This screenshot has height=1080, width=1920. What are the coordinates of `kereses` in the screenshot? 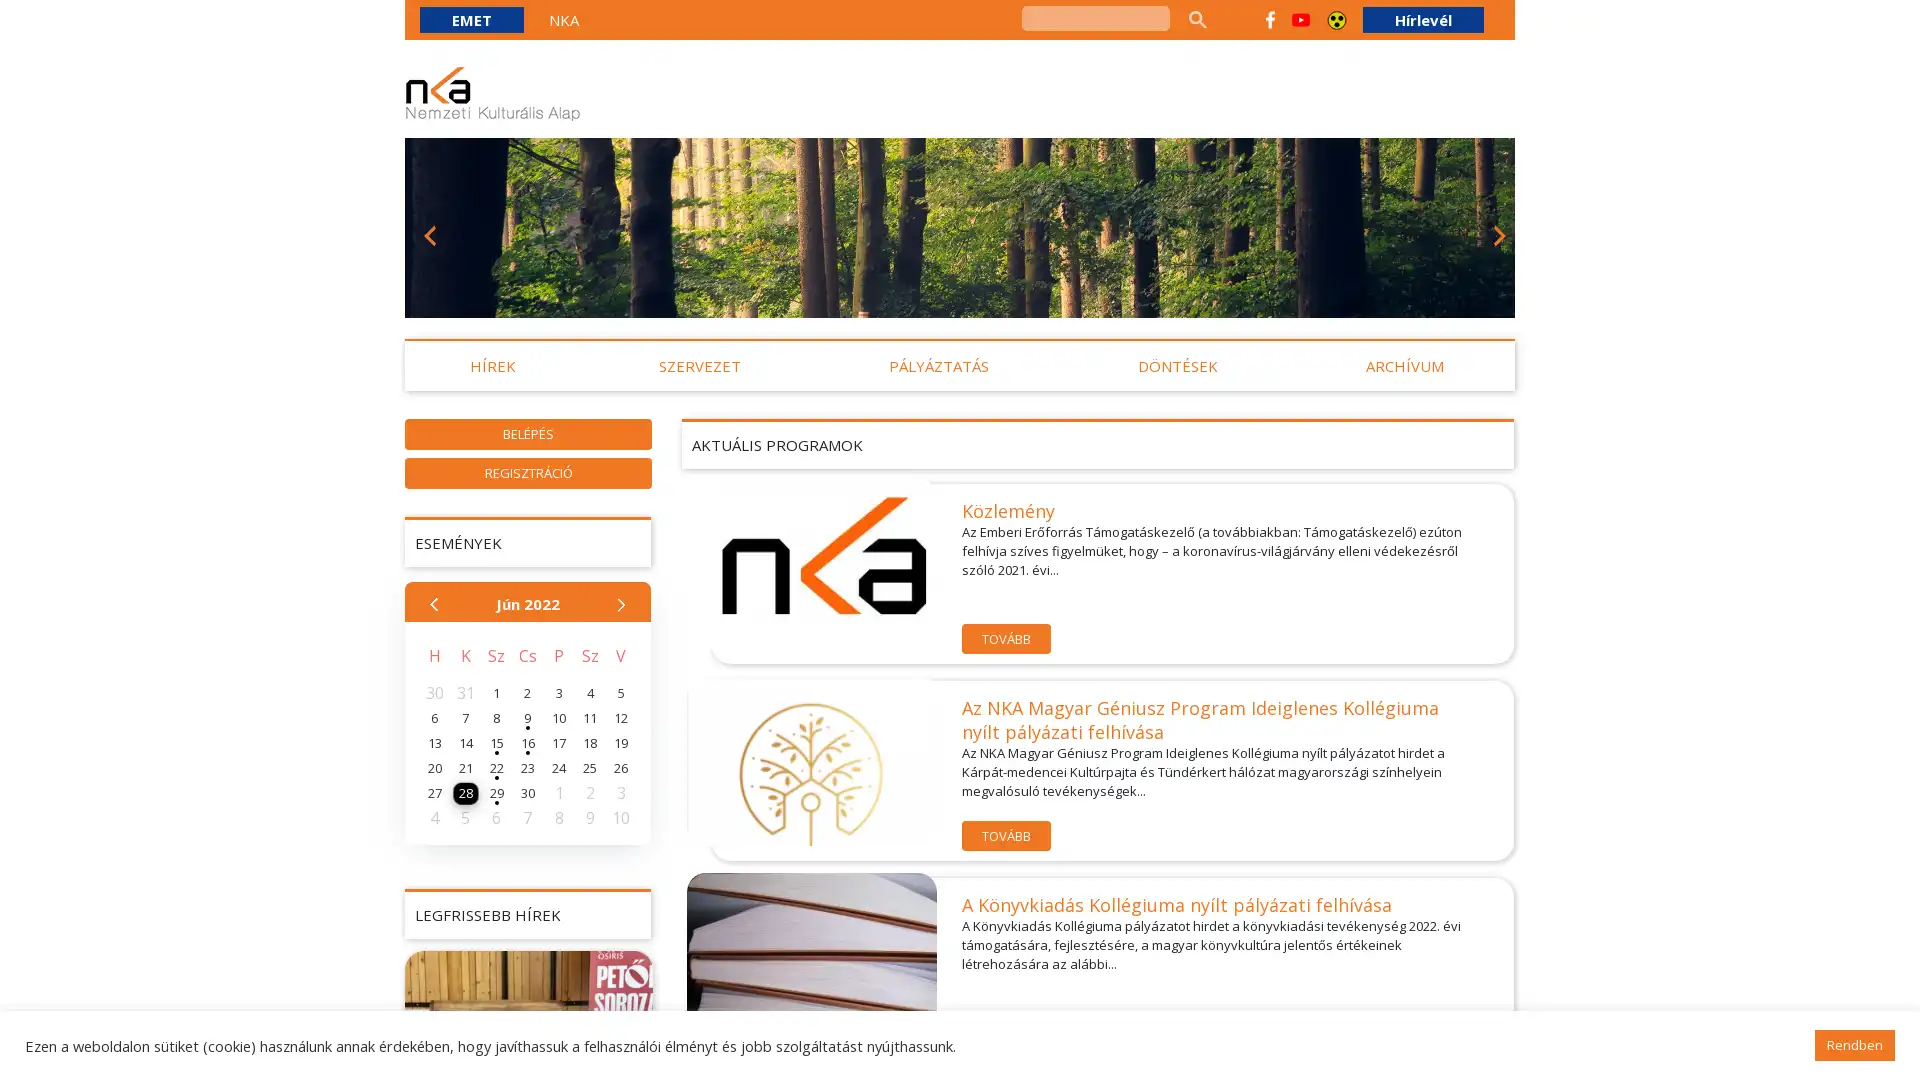 It's located at (1196, 19).